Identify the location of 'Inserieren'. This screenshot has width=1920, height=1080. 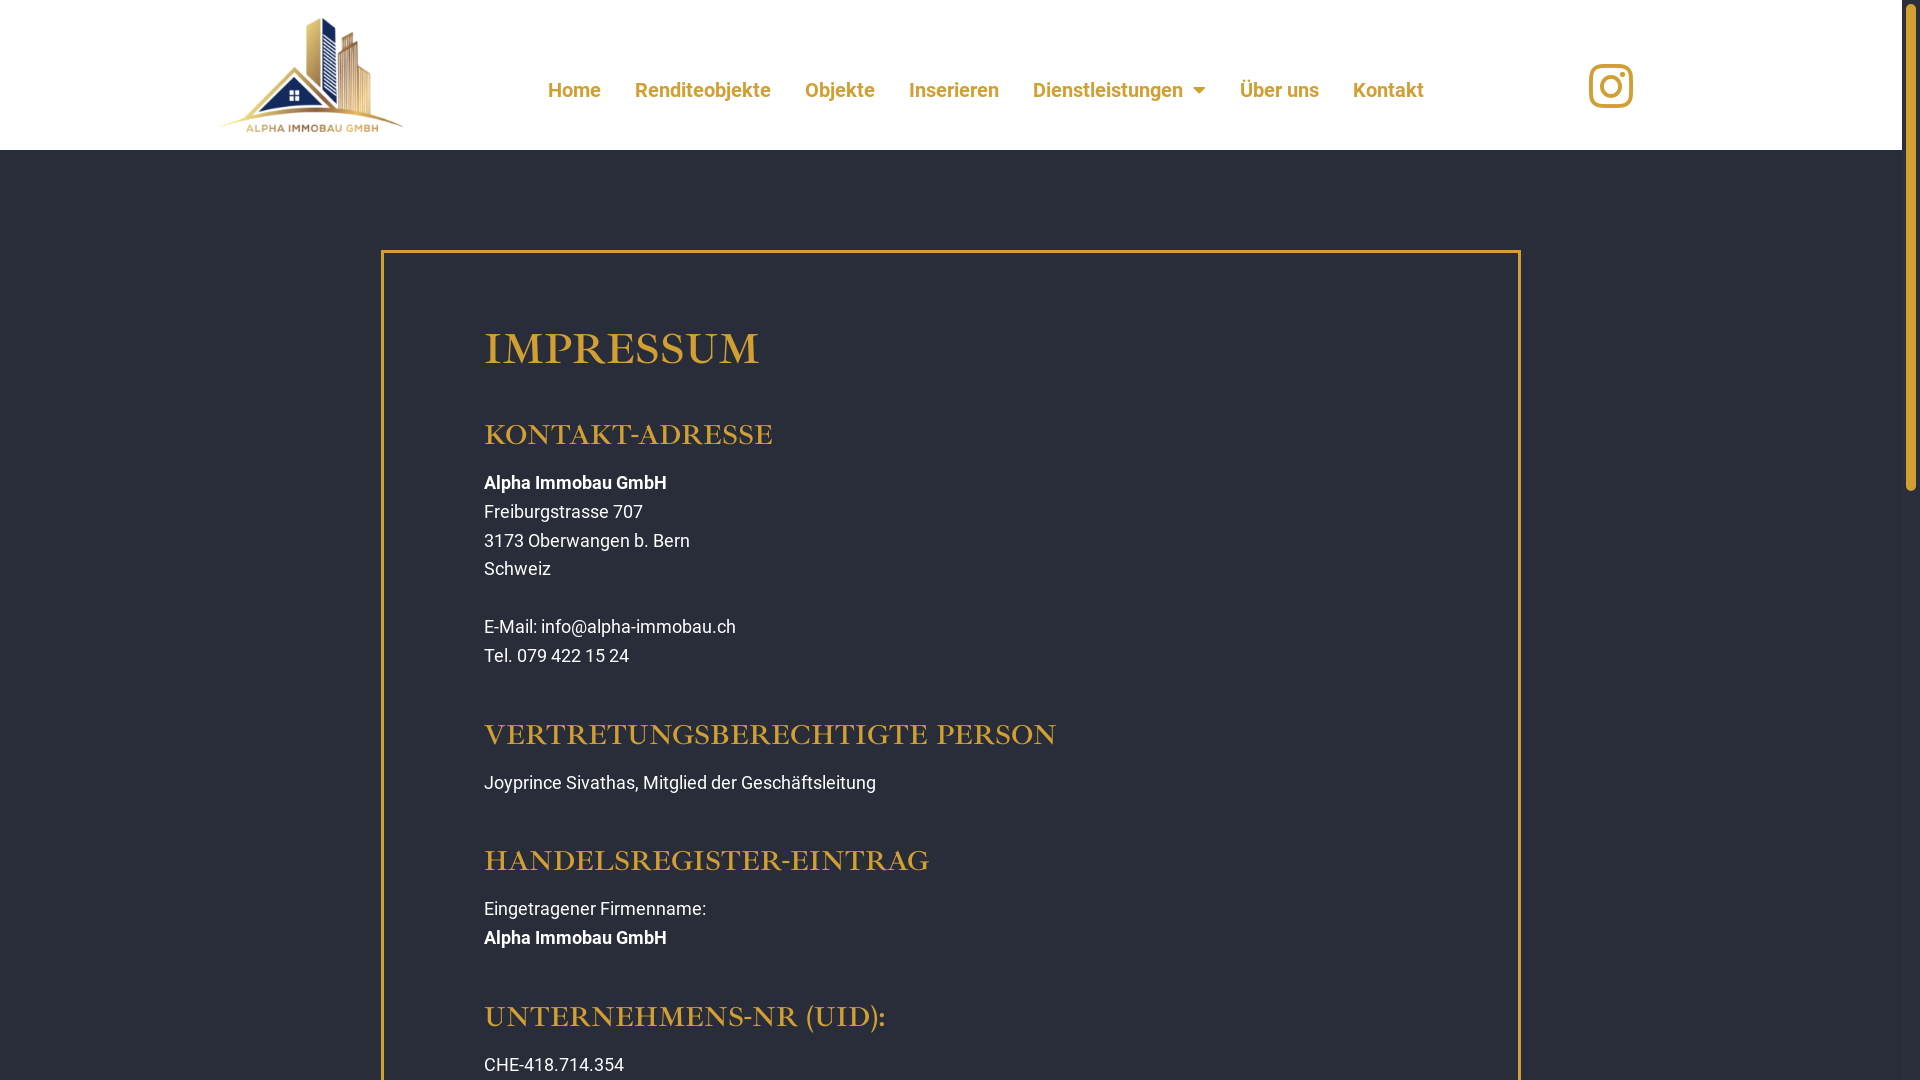
(953, 88).